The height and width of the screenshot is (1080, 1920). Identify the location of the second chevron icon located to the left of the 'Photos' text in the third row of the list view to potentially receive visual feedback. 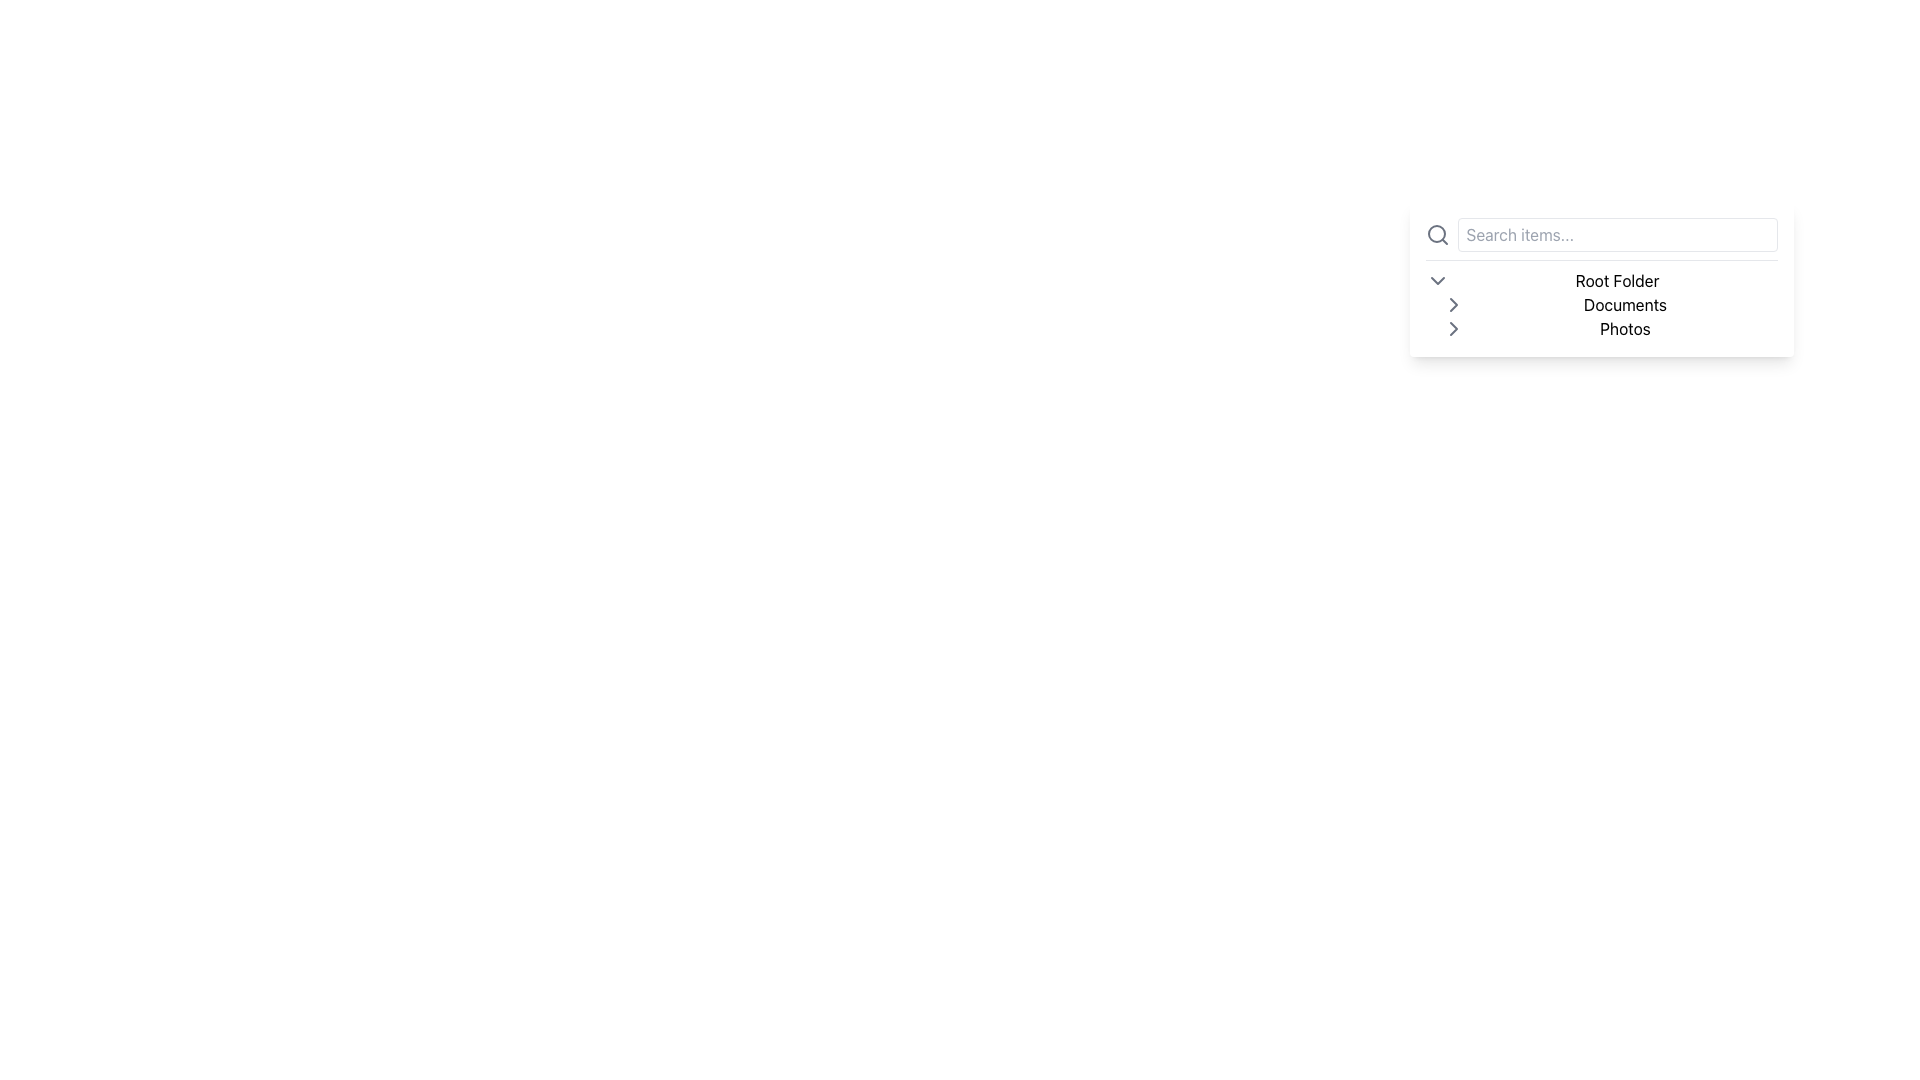
(1453, 327).